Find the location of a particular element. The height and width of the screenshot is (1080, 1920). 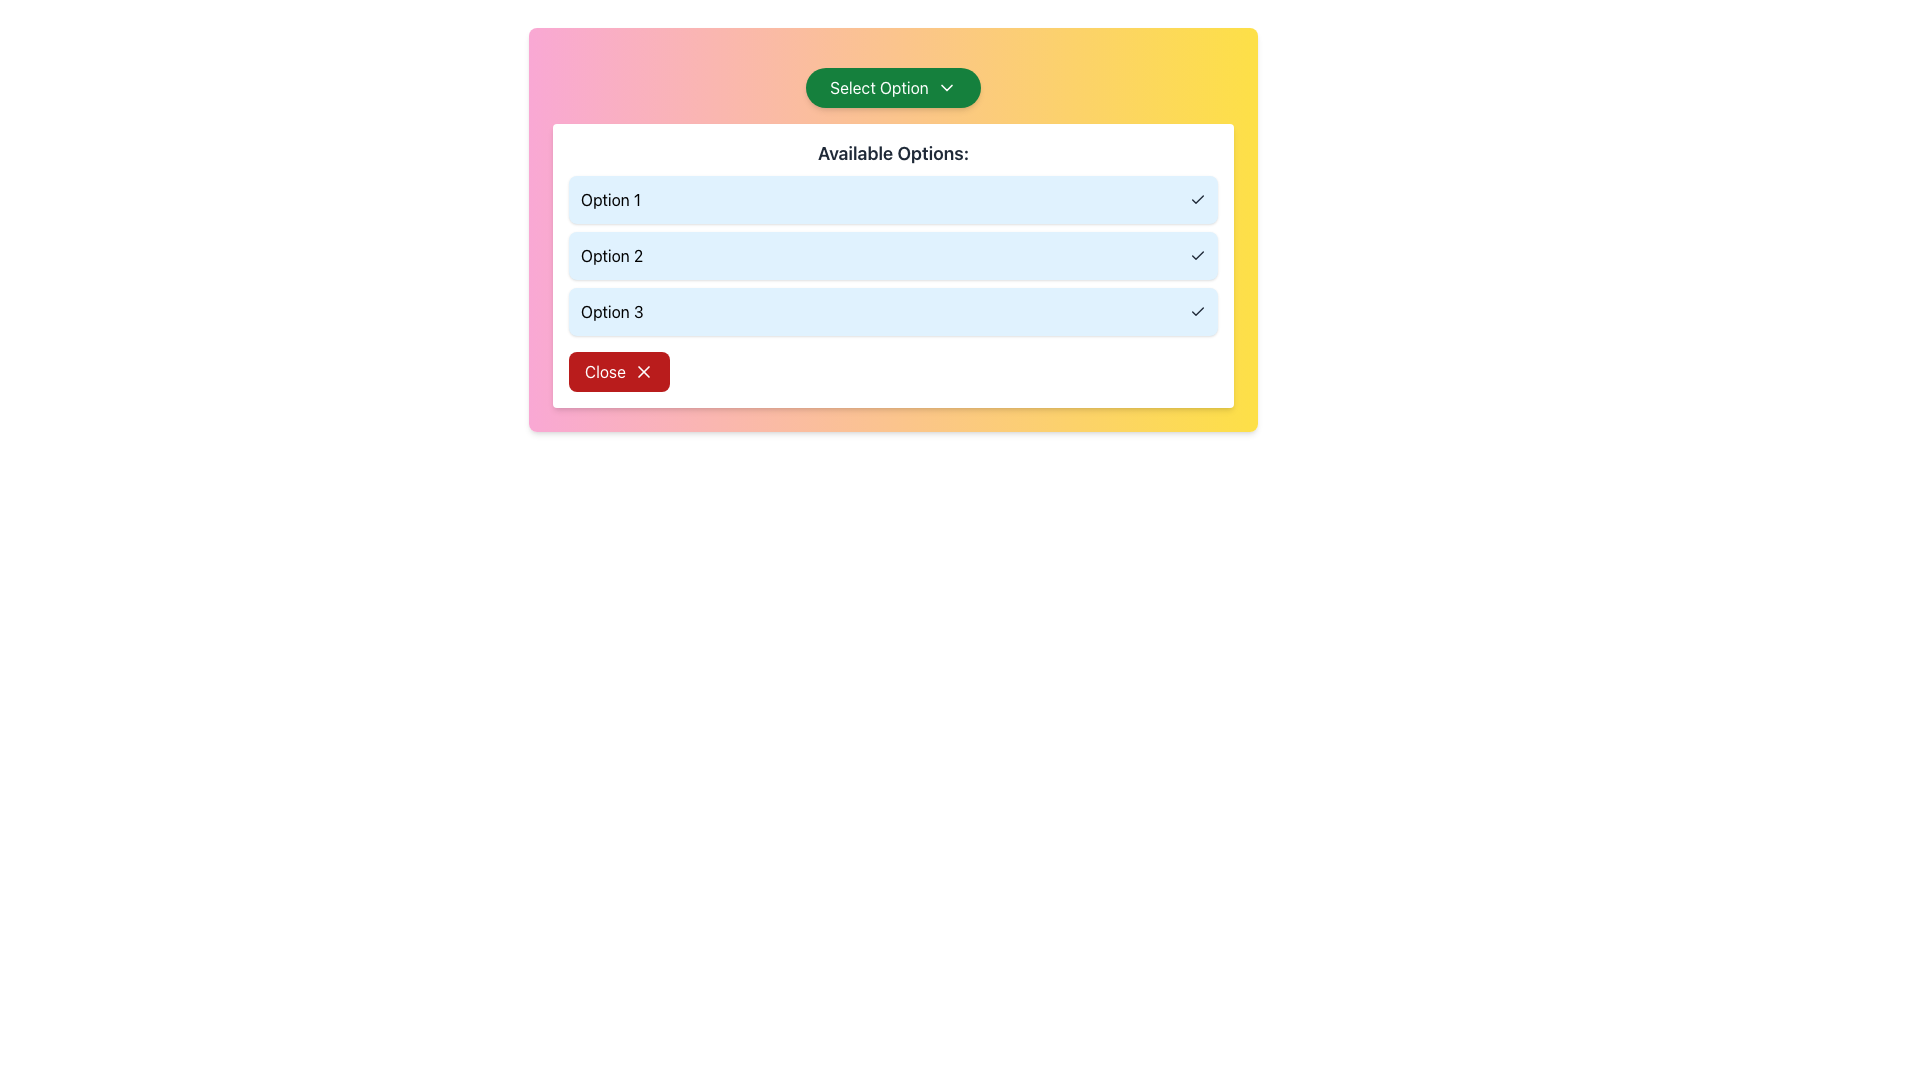

the text label 'Option 3', which is the third item in a vertically stacked list of selectable options within a light blue box is located at coordinates (611, 312).